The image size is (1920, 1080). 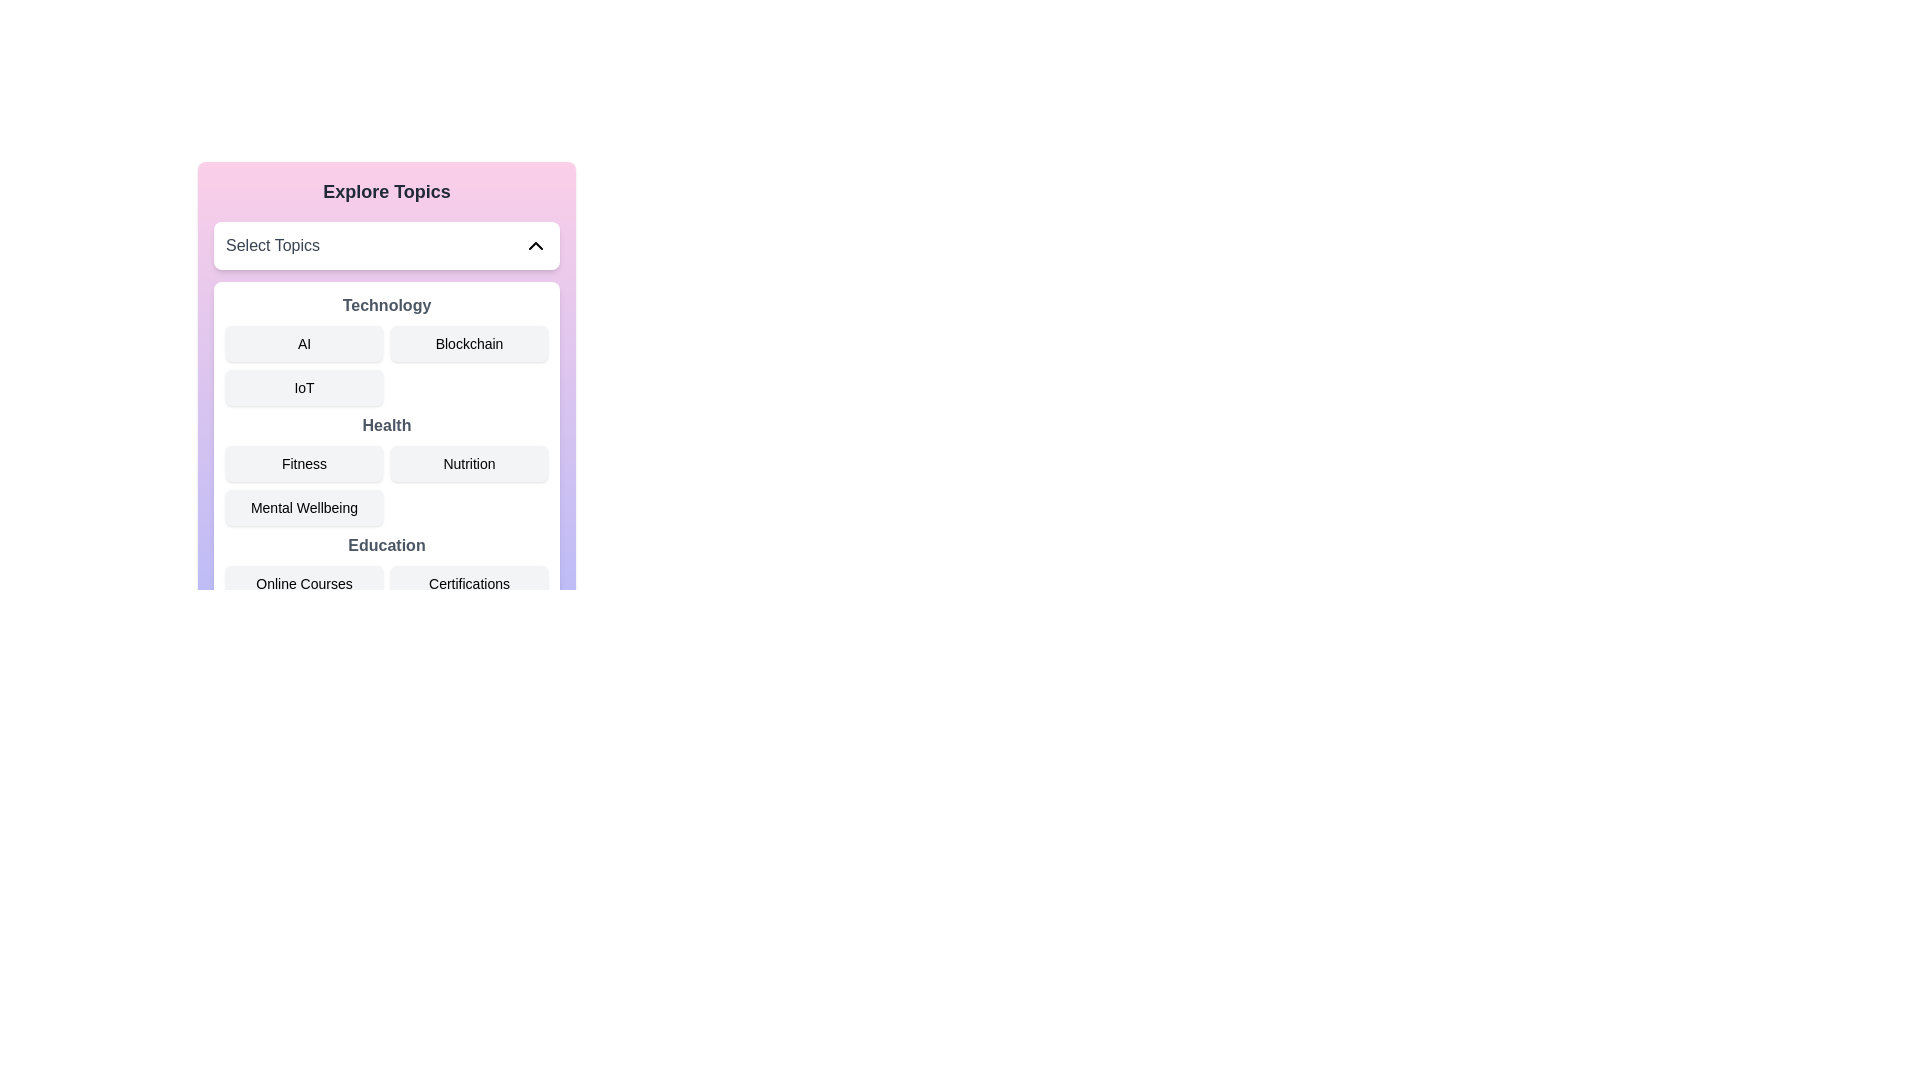 What do you see at coordinates (468, 583) in the screenshot?
I see `the 'Certifications' button located in the lower portion of the 'Education' section within the 'Explore Topics' panel` at bounding box center [468, 583].